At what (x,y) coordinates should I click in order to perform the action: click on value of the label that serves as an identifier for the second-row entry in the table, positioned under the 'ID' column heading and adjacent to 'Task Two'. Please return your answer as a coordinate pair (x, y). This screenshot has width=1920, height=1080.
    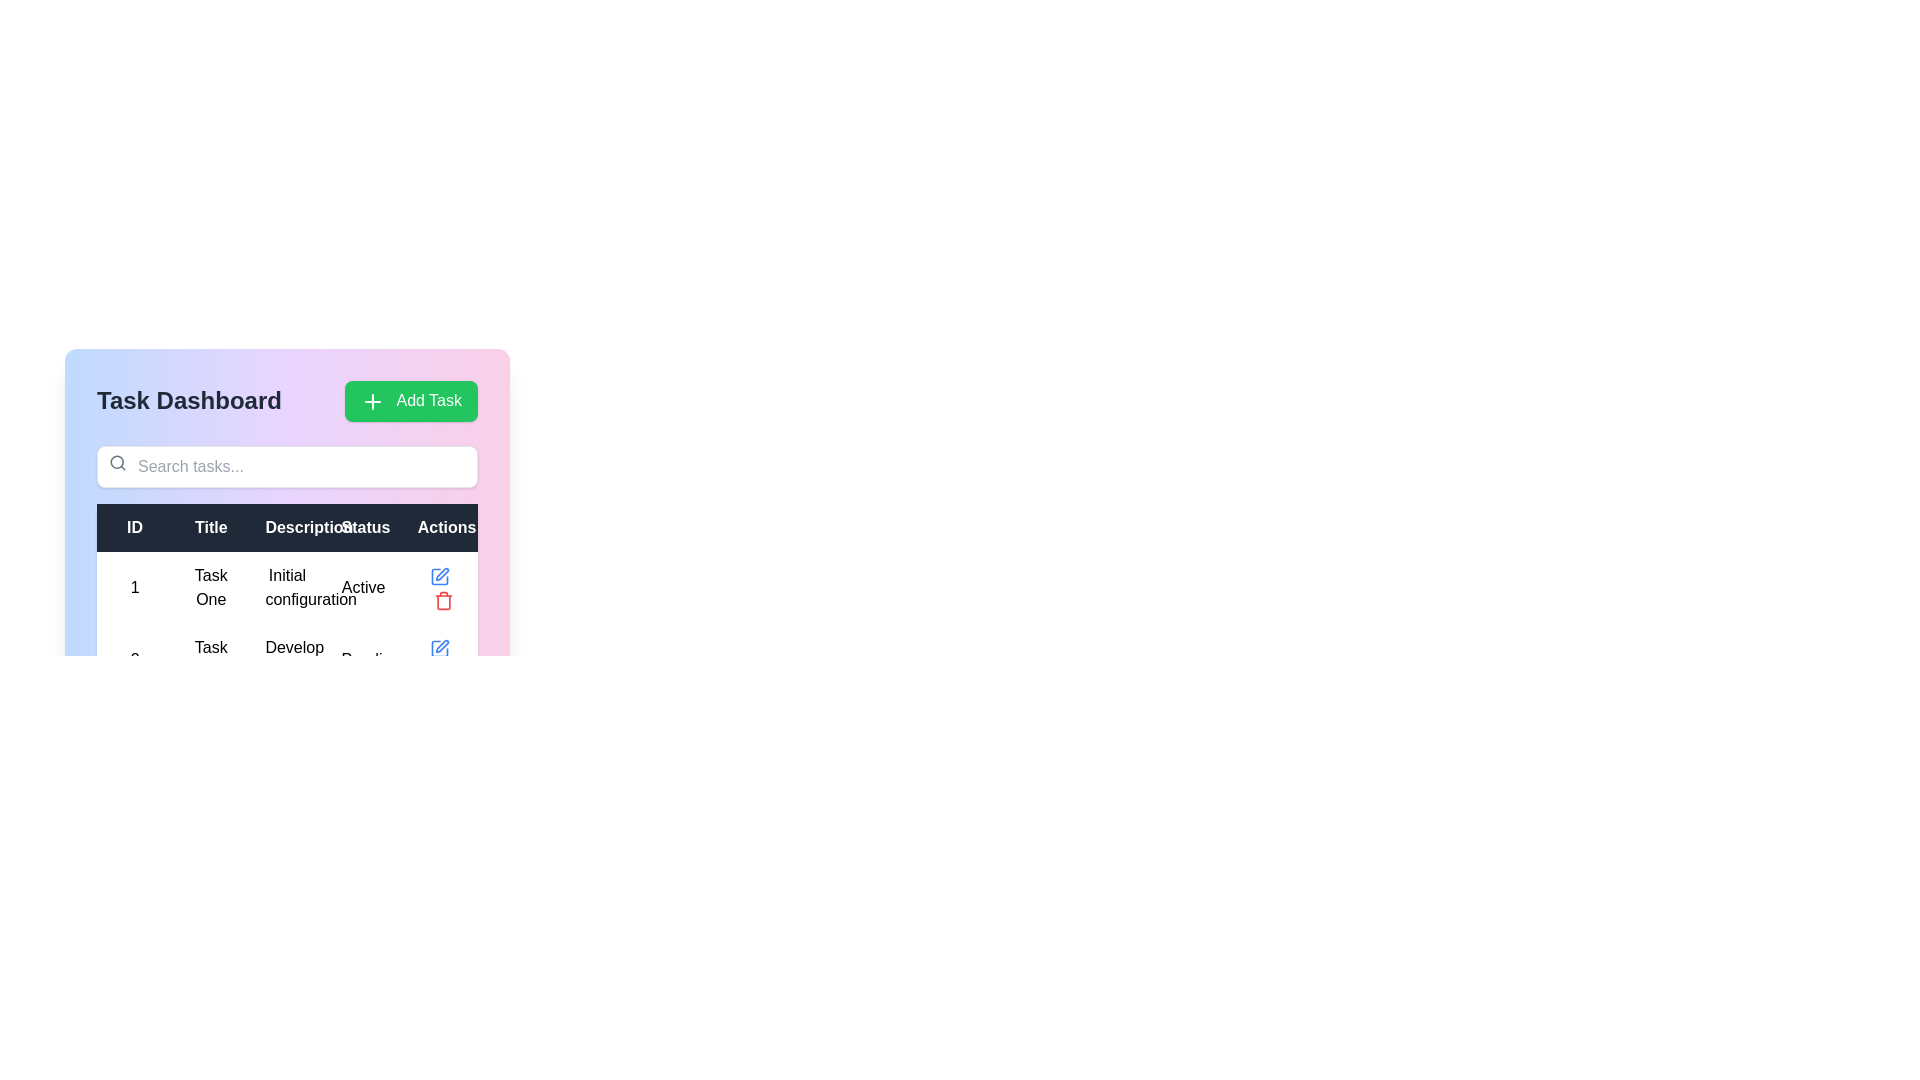
    Looking at the image, I should click on (134, 659).